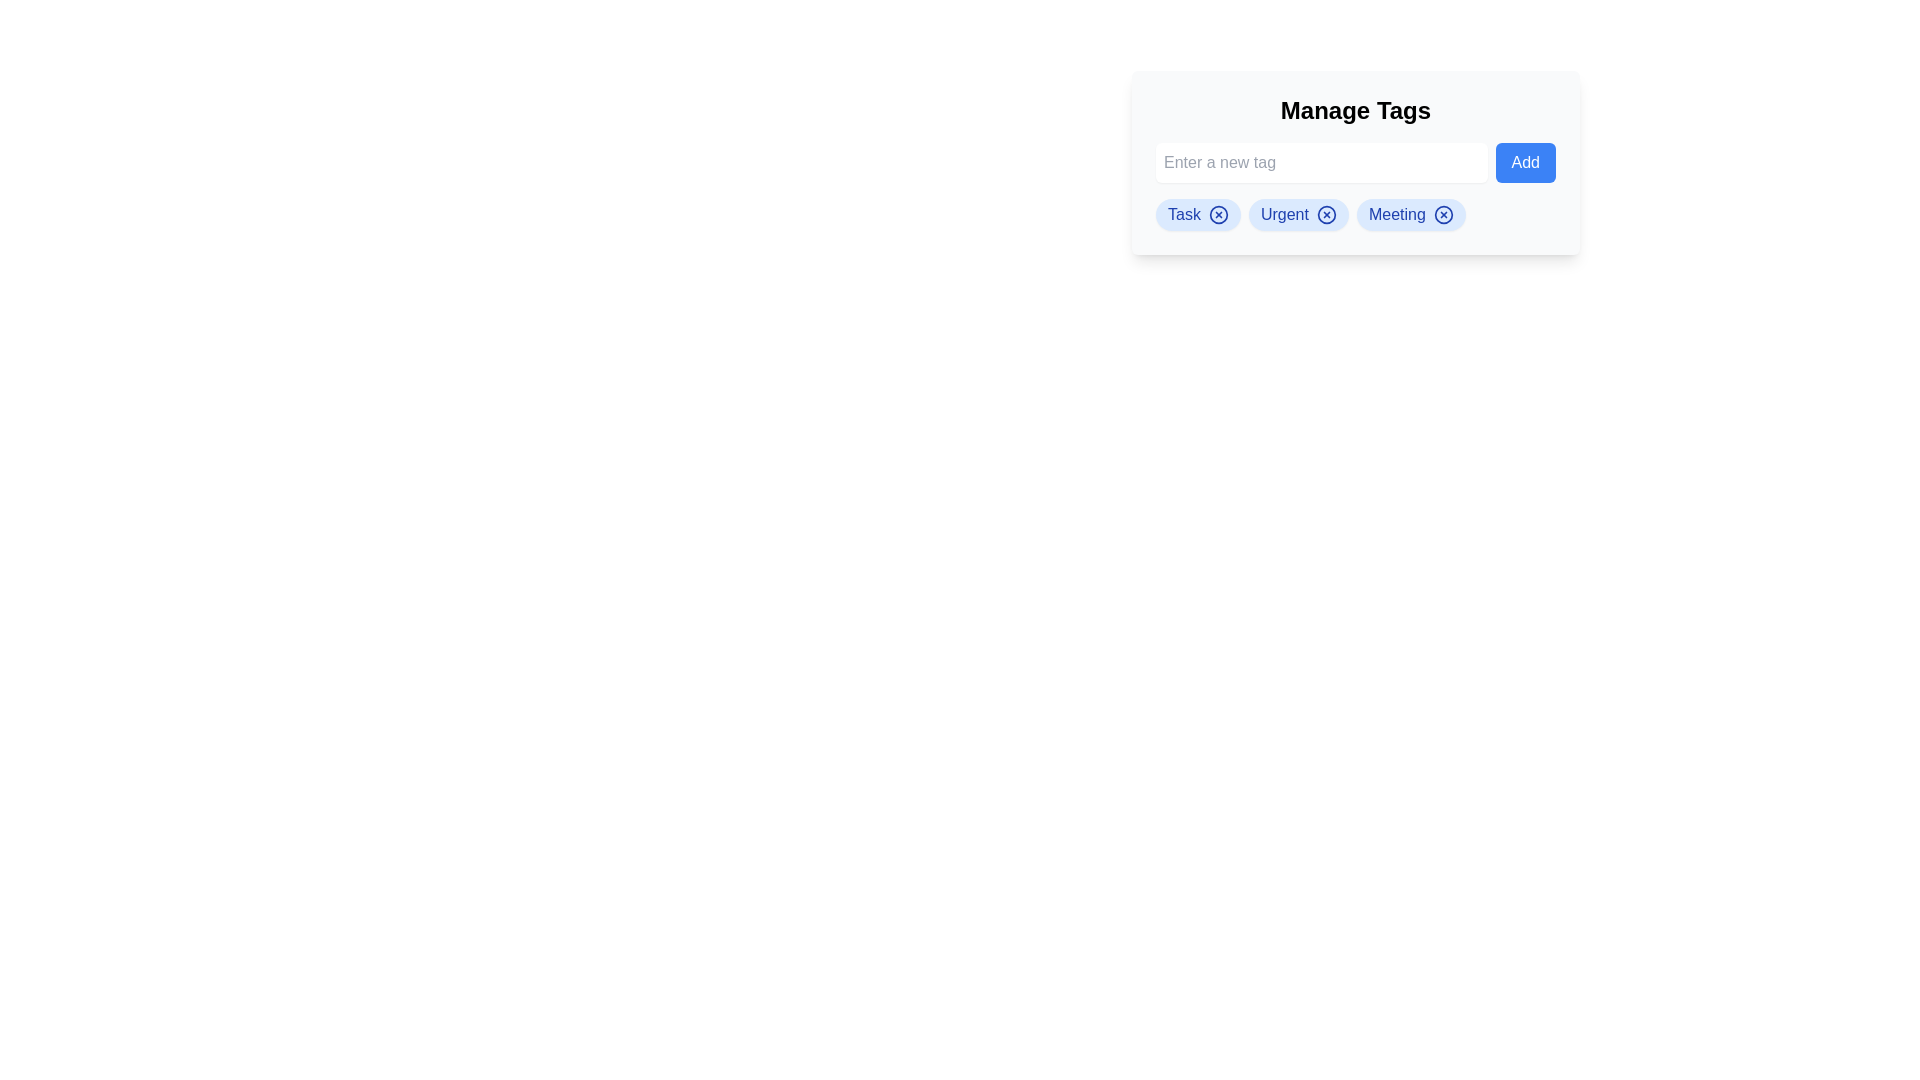  What do you see at coordinates (1284, 215) in the screenshot?
I see `the text label that indicates a category or tag, which is centrally located within a rounded background tag item appearing second in a row` at bounding box center [1284, 215].